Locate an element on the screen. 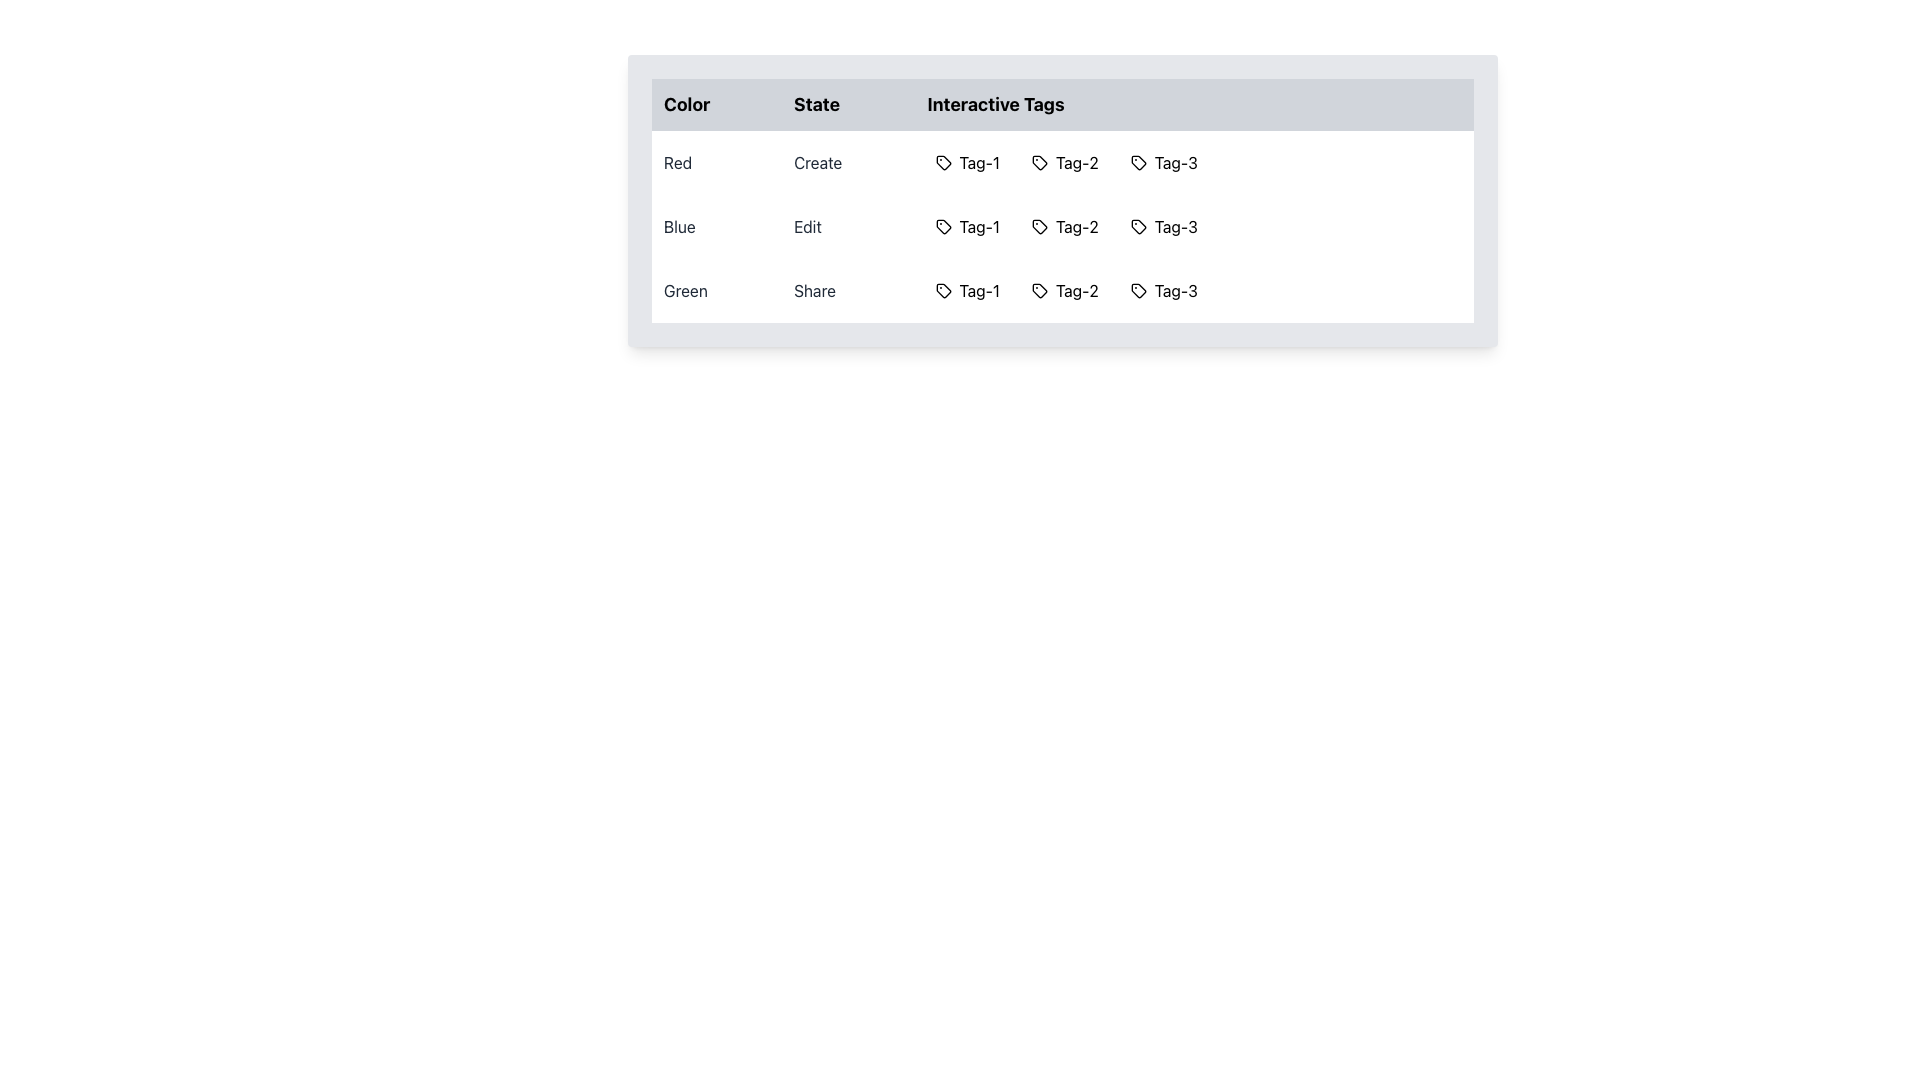 The height and width of the screenshot is (1080, 1920). the third tag labeled 'Tag-3' in the blue-themed row of the table, which is positioned after 'Tag-1' and 'Tag-2' is located at coordinates (1164, 226).